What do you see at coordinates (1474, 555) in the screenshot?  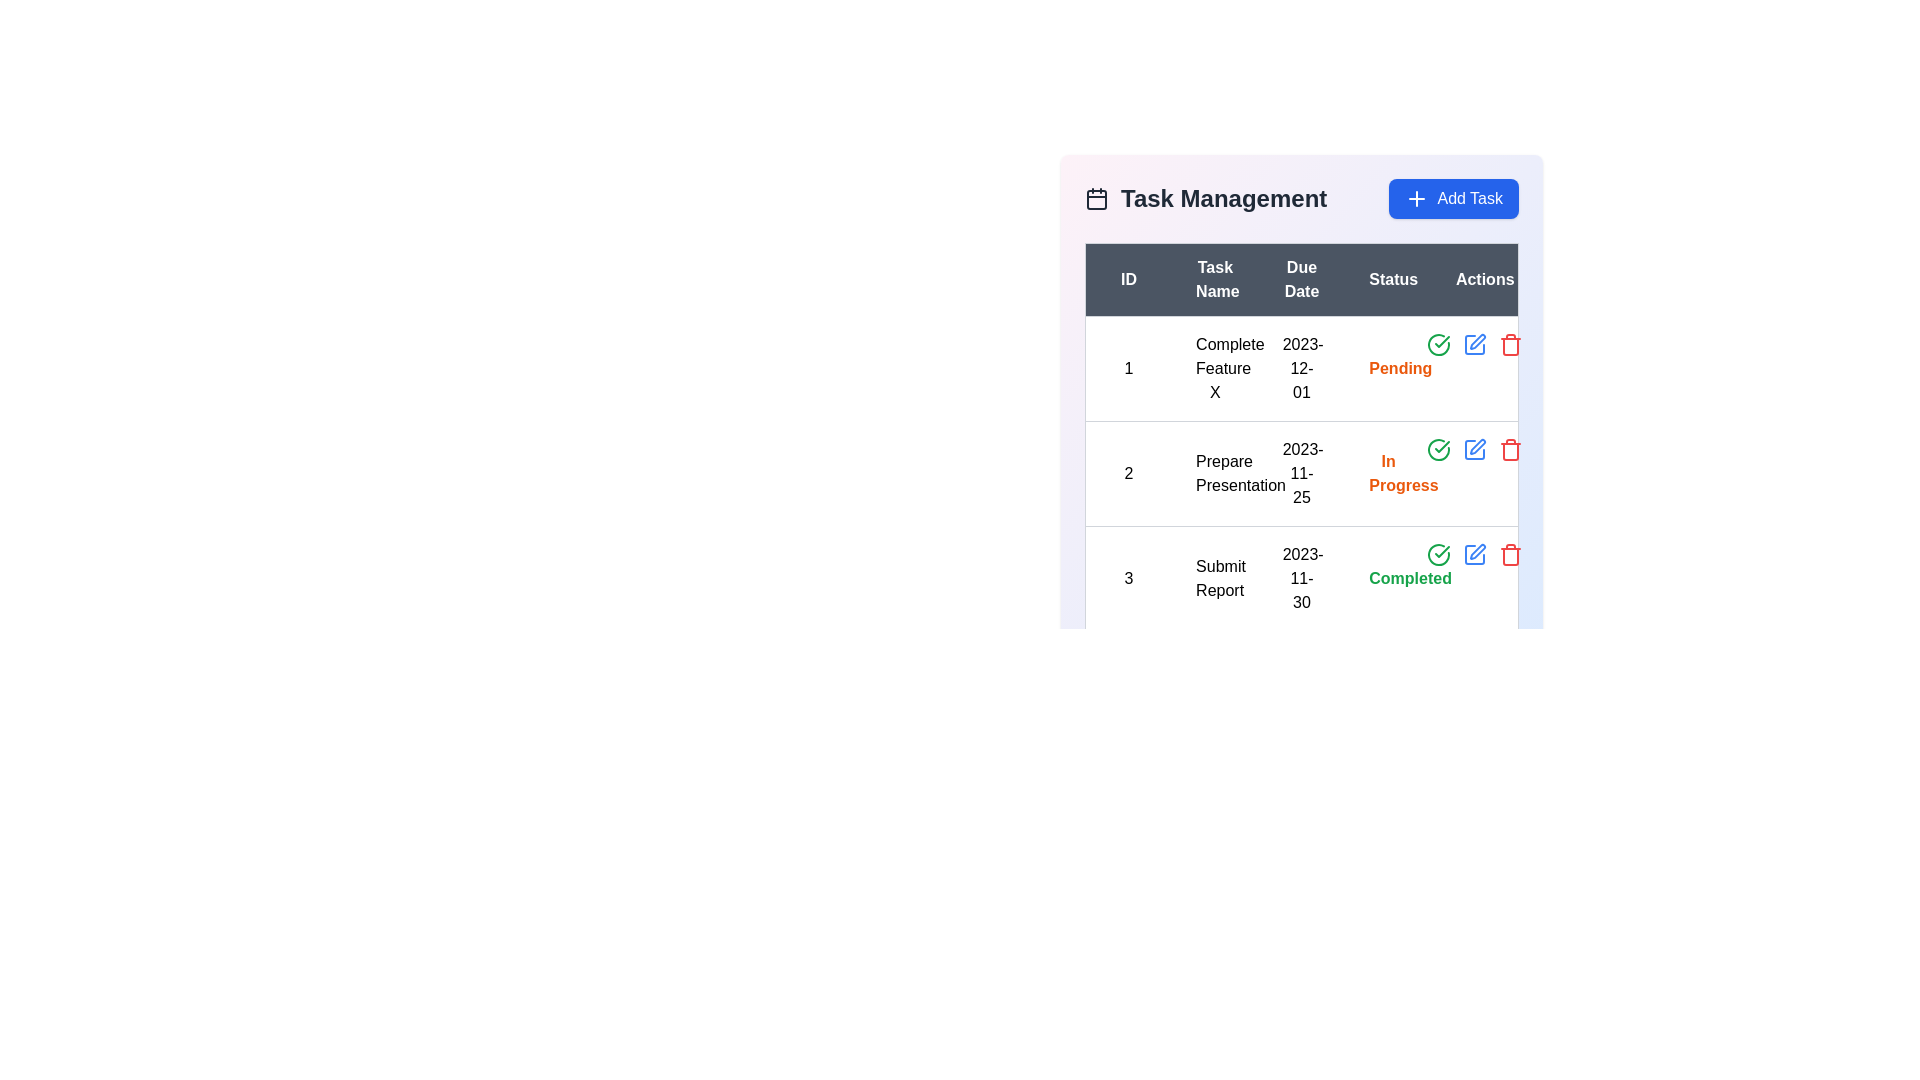 I see `the small blue outline icon resembling a pen or edit symbol in the 'Actions' column for task ID 3, titled 'Submit Report'` at bounding box center [1474, 555].